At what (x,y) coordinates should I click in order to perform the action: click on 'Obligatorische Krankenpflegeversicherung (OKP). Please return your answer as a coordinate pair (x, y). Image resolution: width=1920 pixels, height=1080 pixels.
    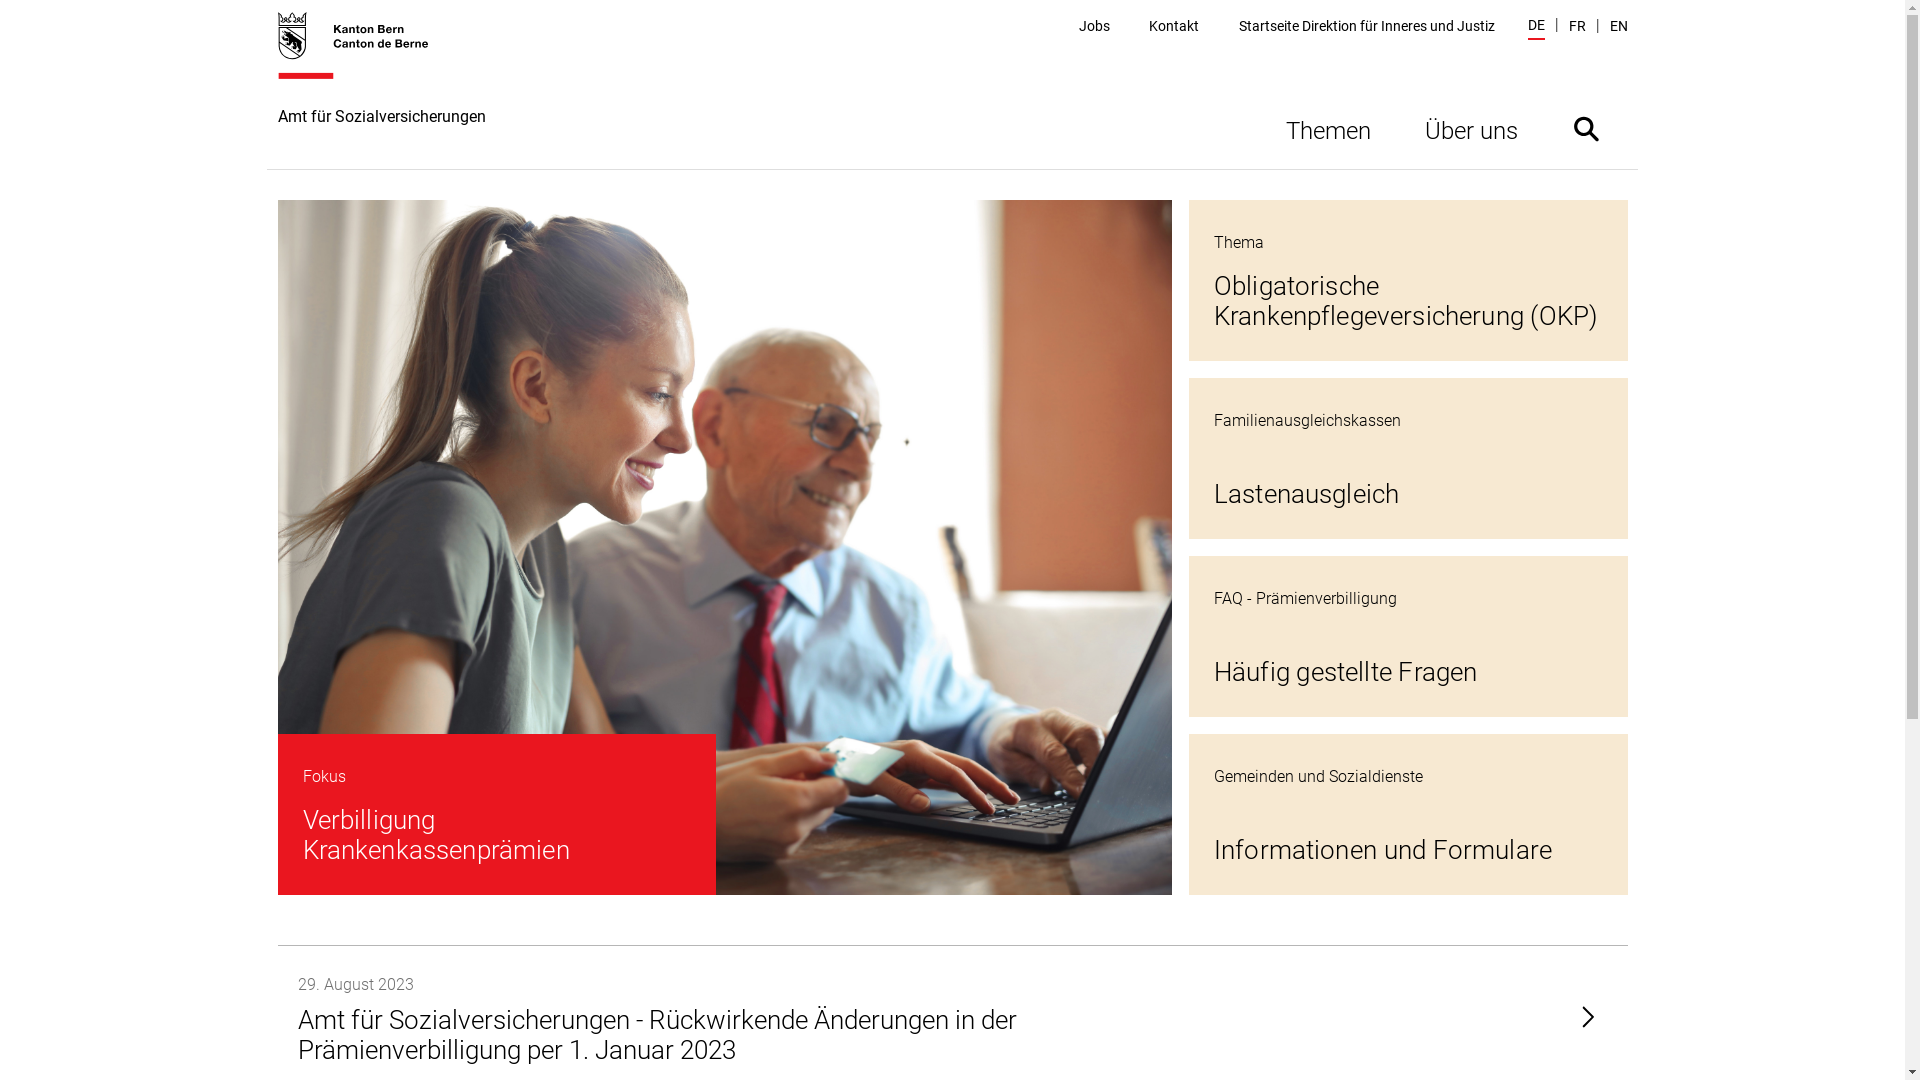
    Looking at the image, I should click on (1407, 280).